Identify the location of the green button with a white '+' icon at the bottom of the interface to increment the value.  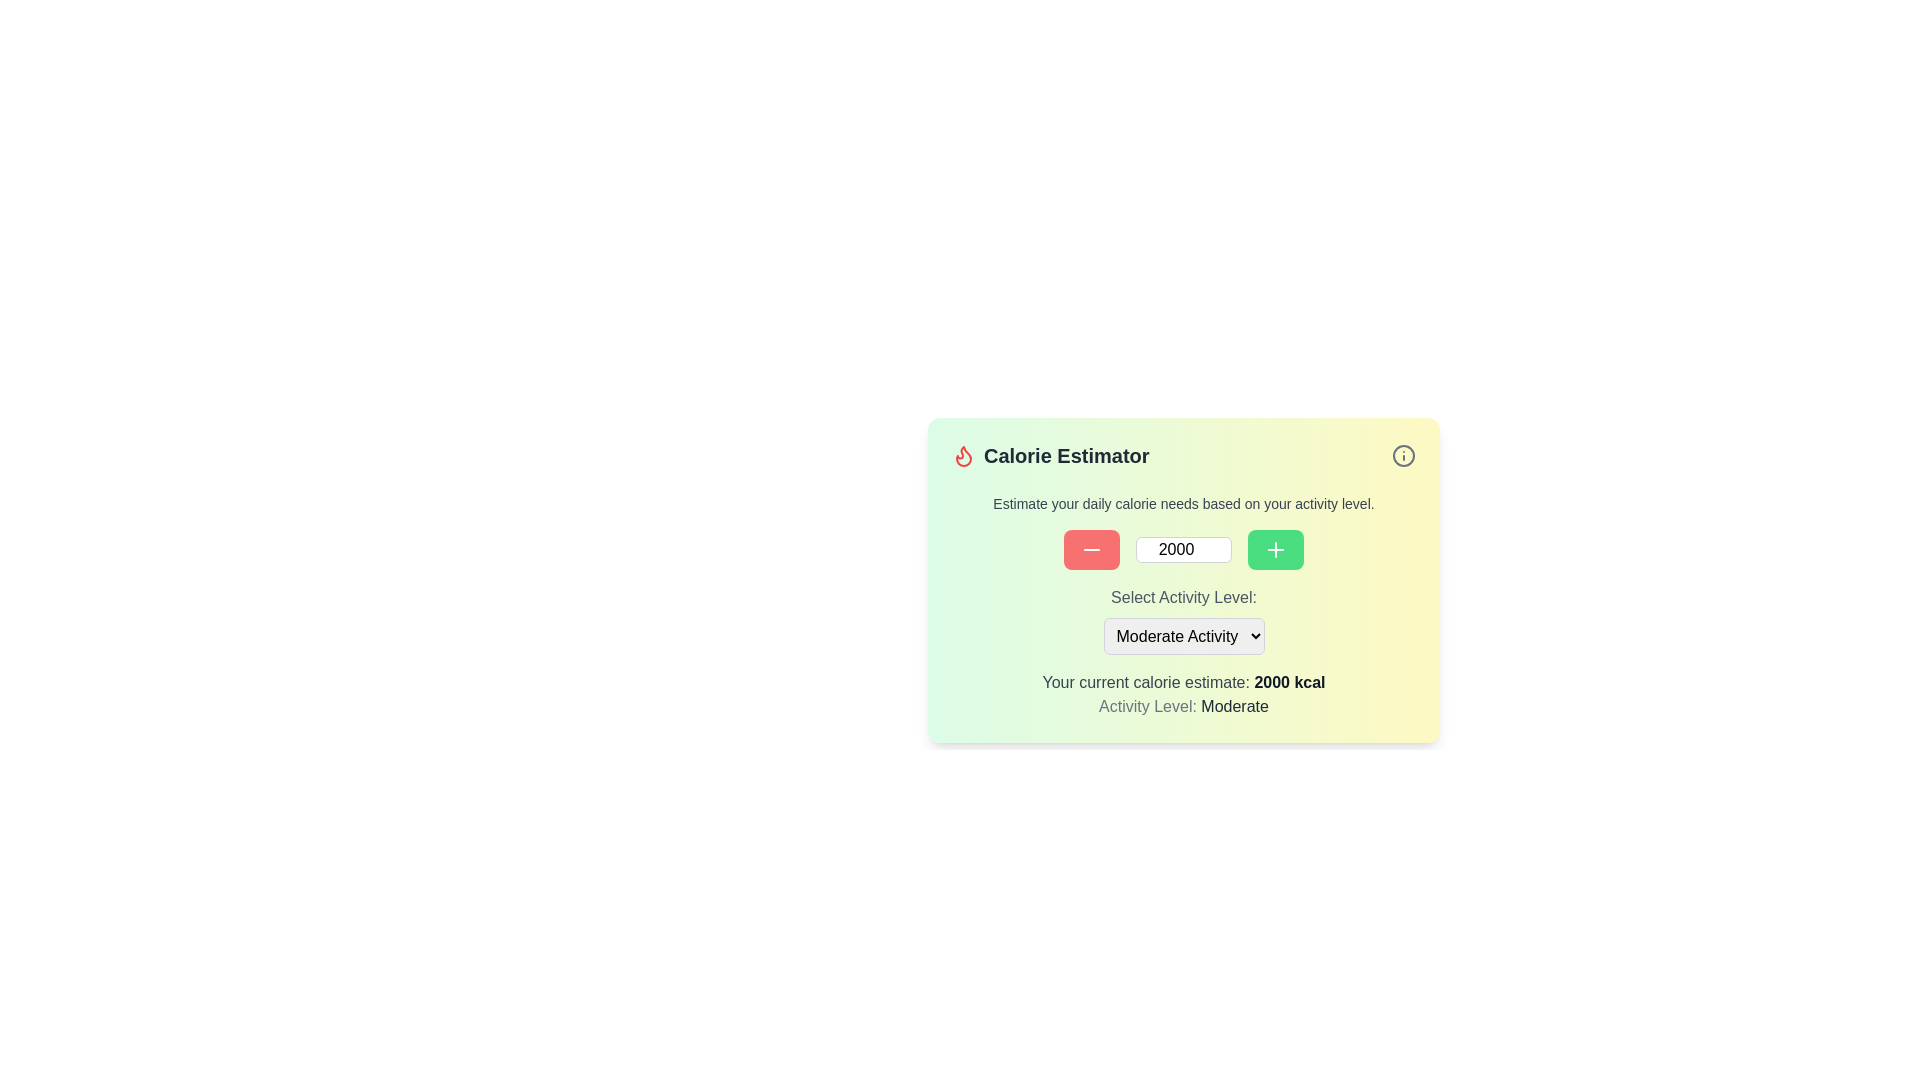
(1275, 550).